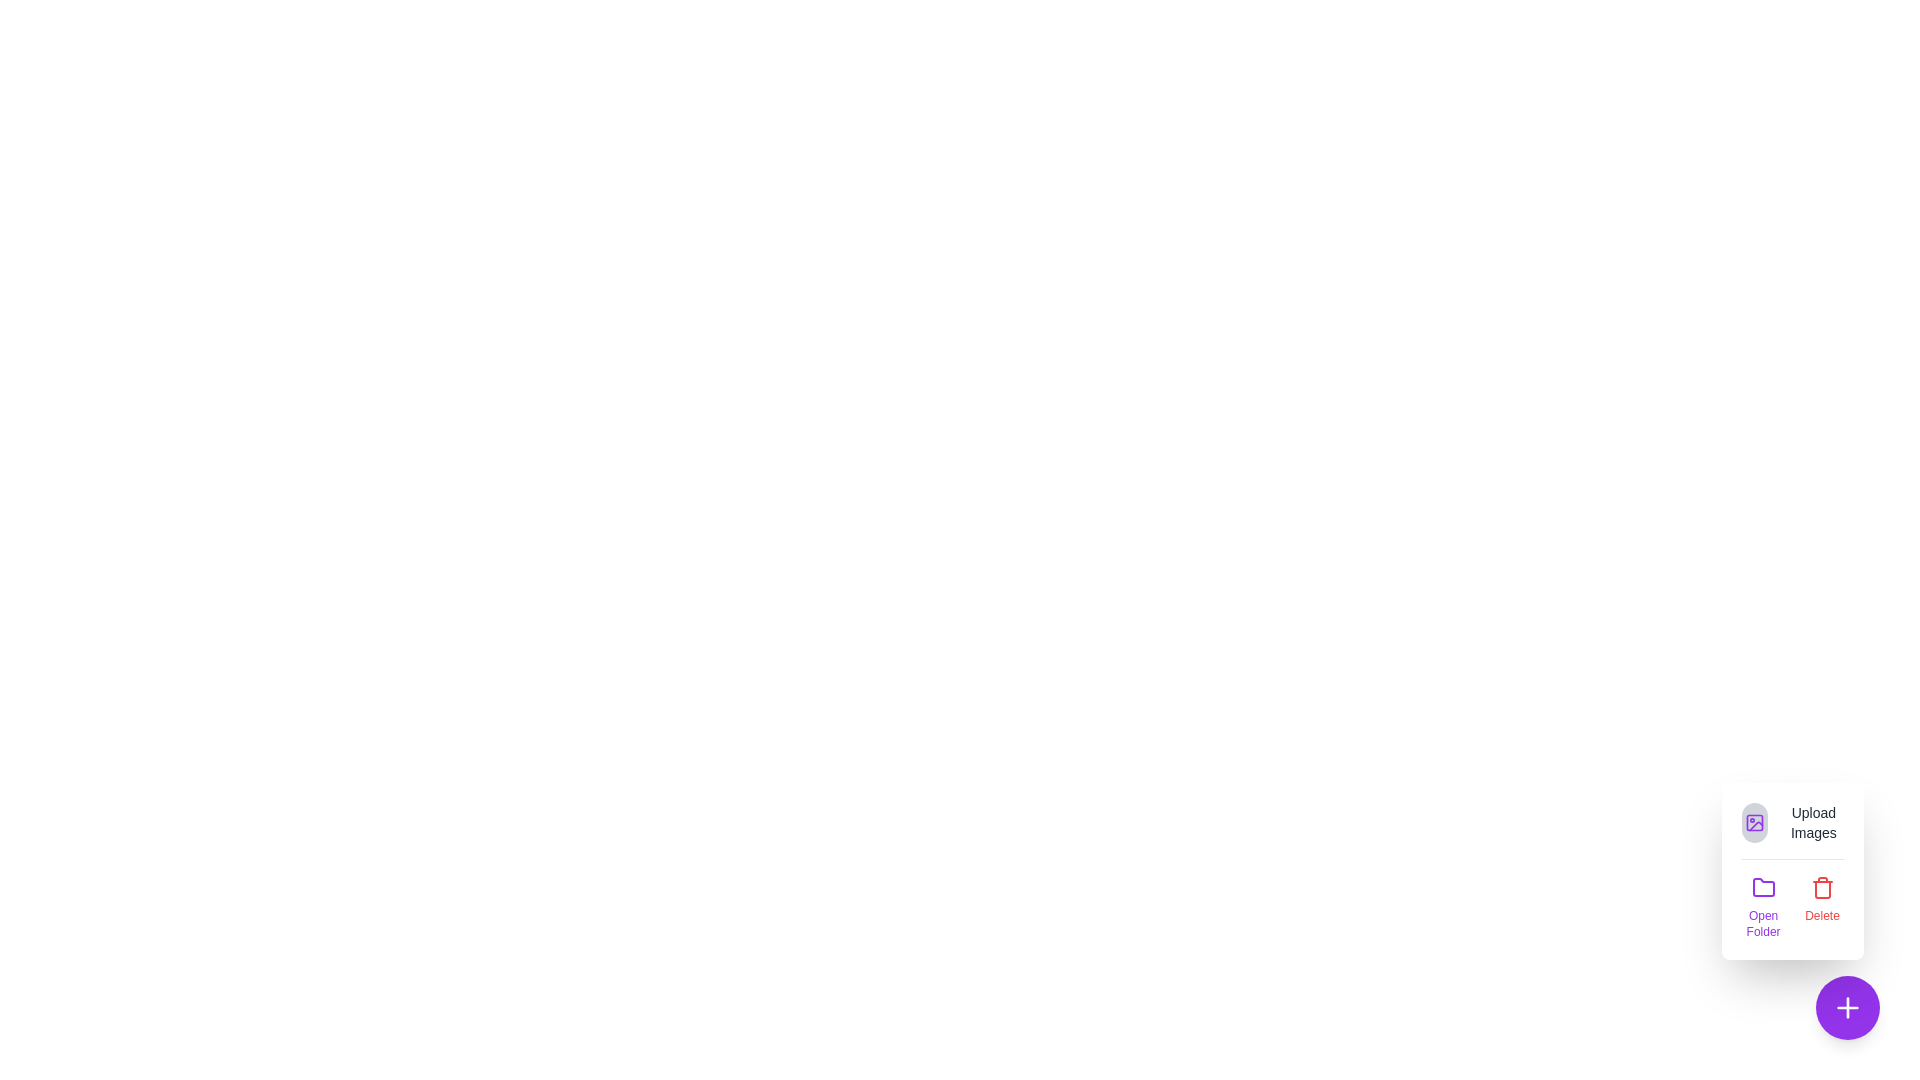 This screenshot has width=1920, height=1080. I want to click on over the Interactive utility panel, which is a compact rectangular panel with a white background, showing 'Upload Images' and buttons labeled 'Open Folder' and 'Delete', so click(1793, 870).